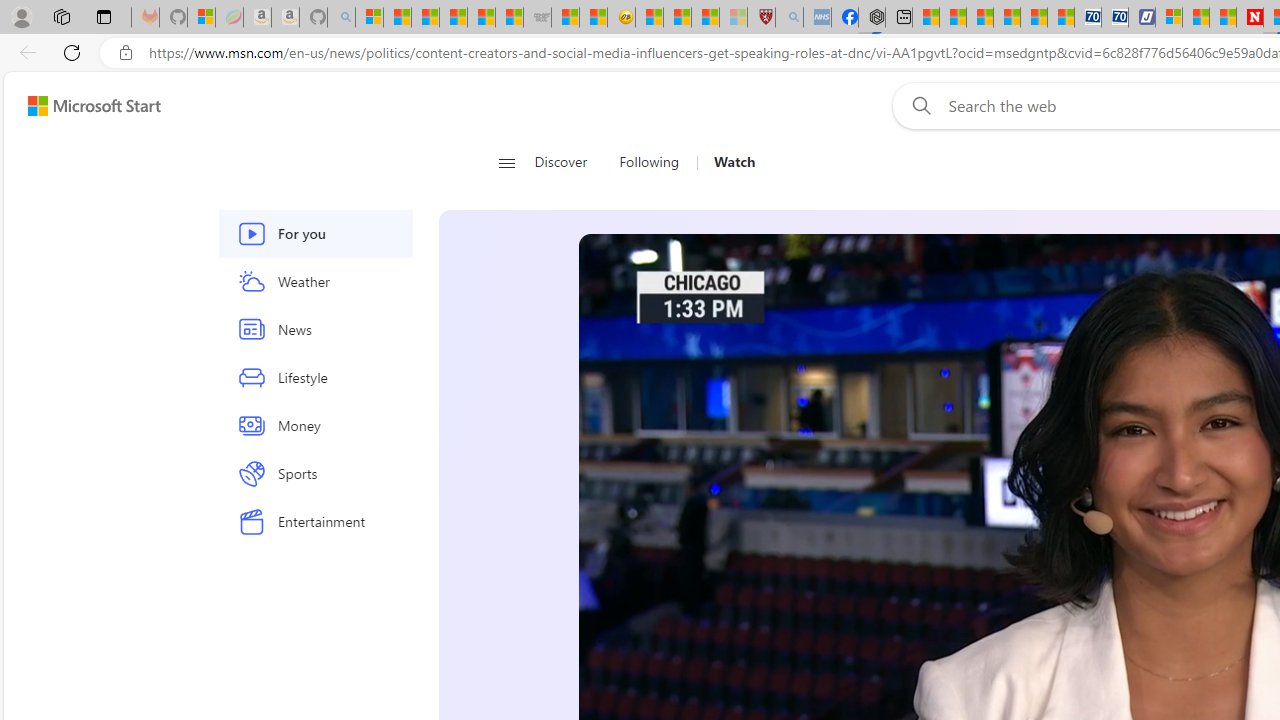  I want to click on 'Robert H. Shmerling, MD - Harvard Health', so click(759, 17).